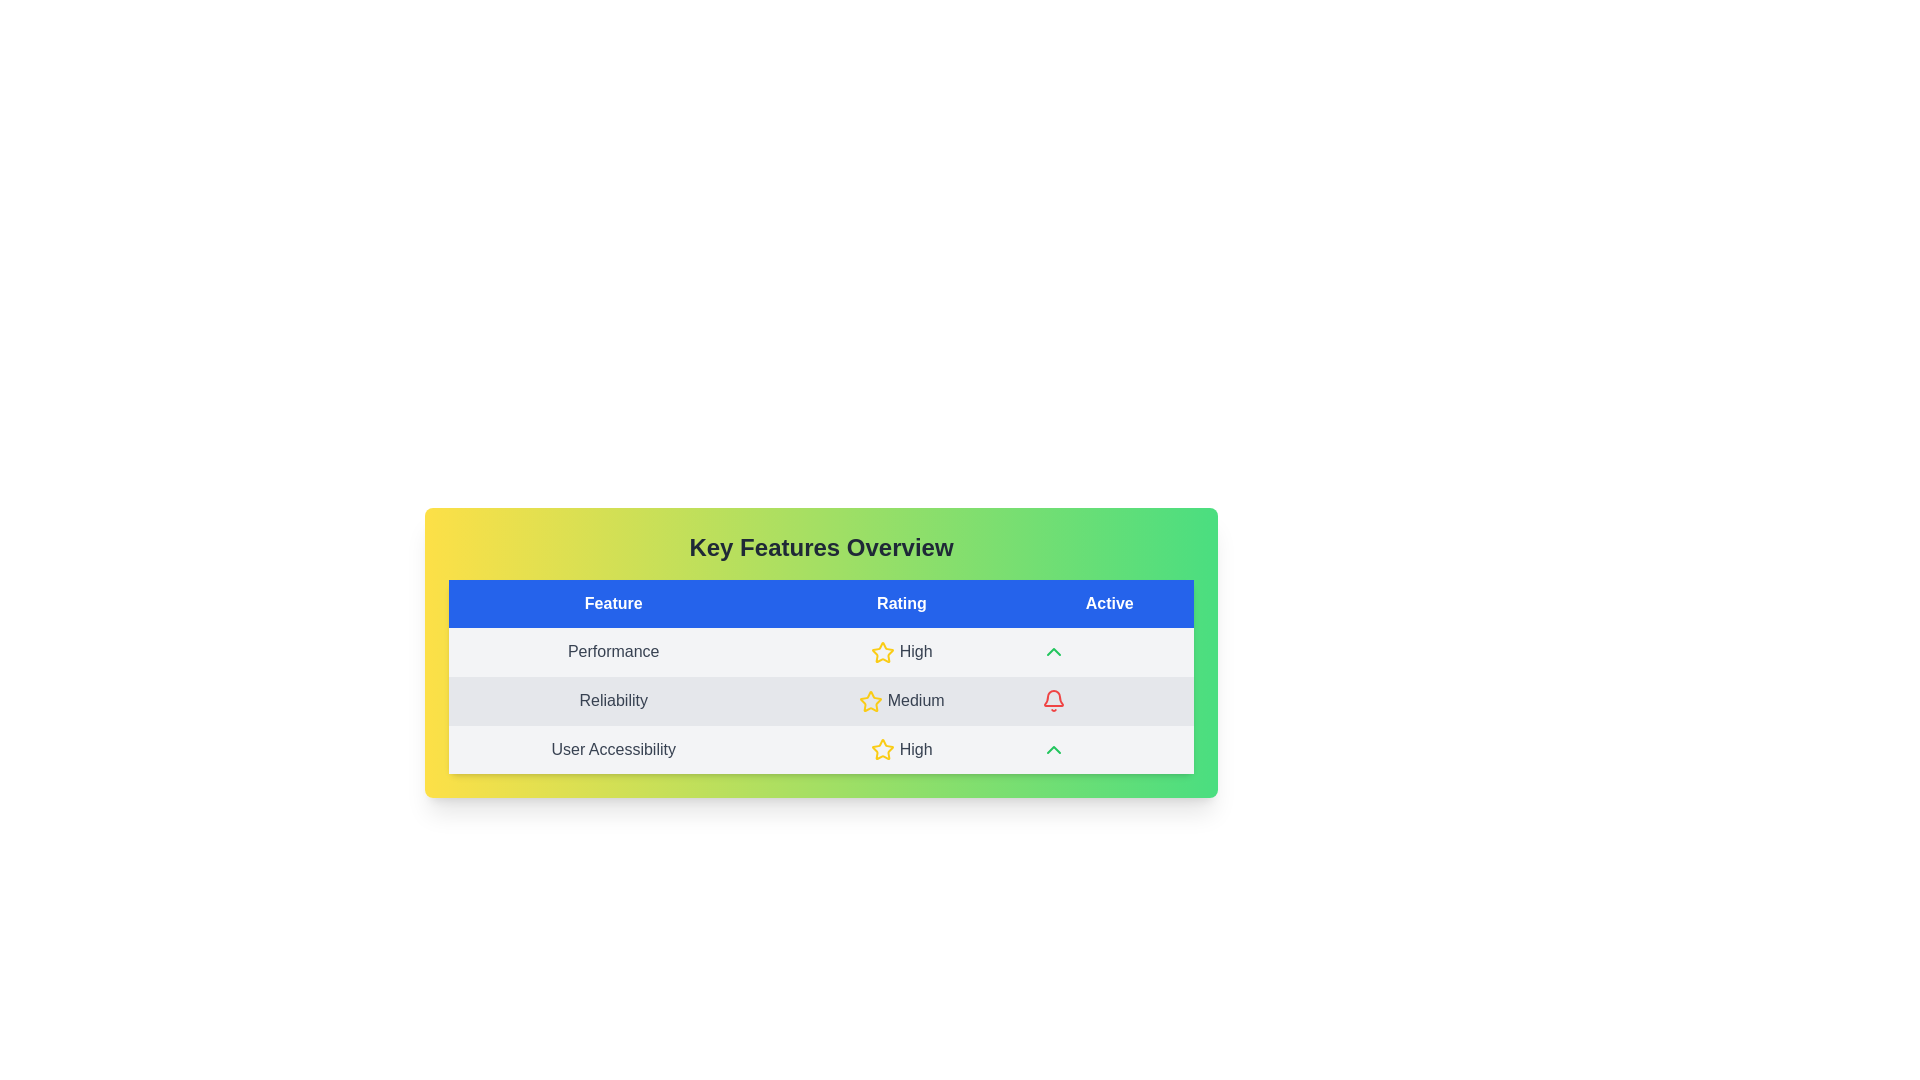 The image size is (1920, 1080). Describe the element at coordinates (821, 700) in the screenshot. I see `the second row of the table labeled 'Reliability'` at that location.